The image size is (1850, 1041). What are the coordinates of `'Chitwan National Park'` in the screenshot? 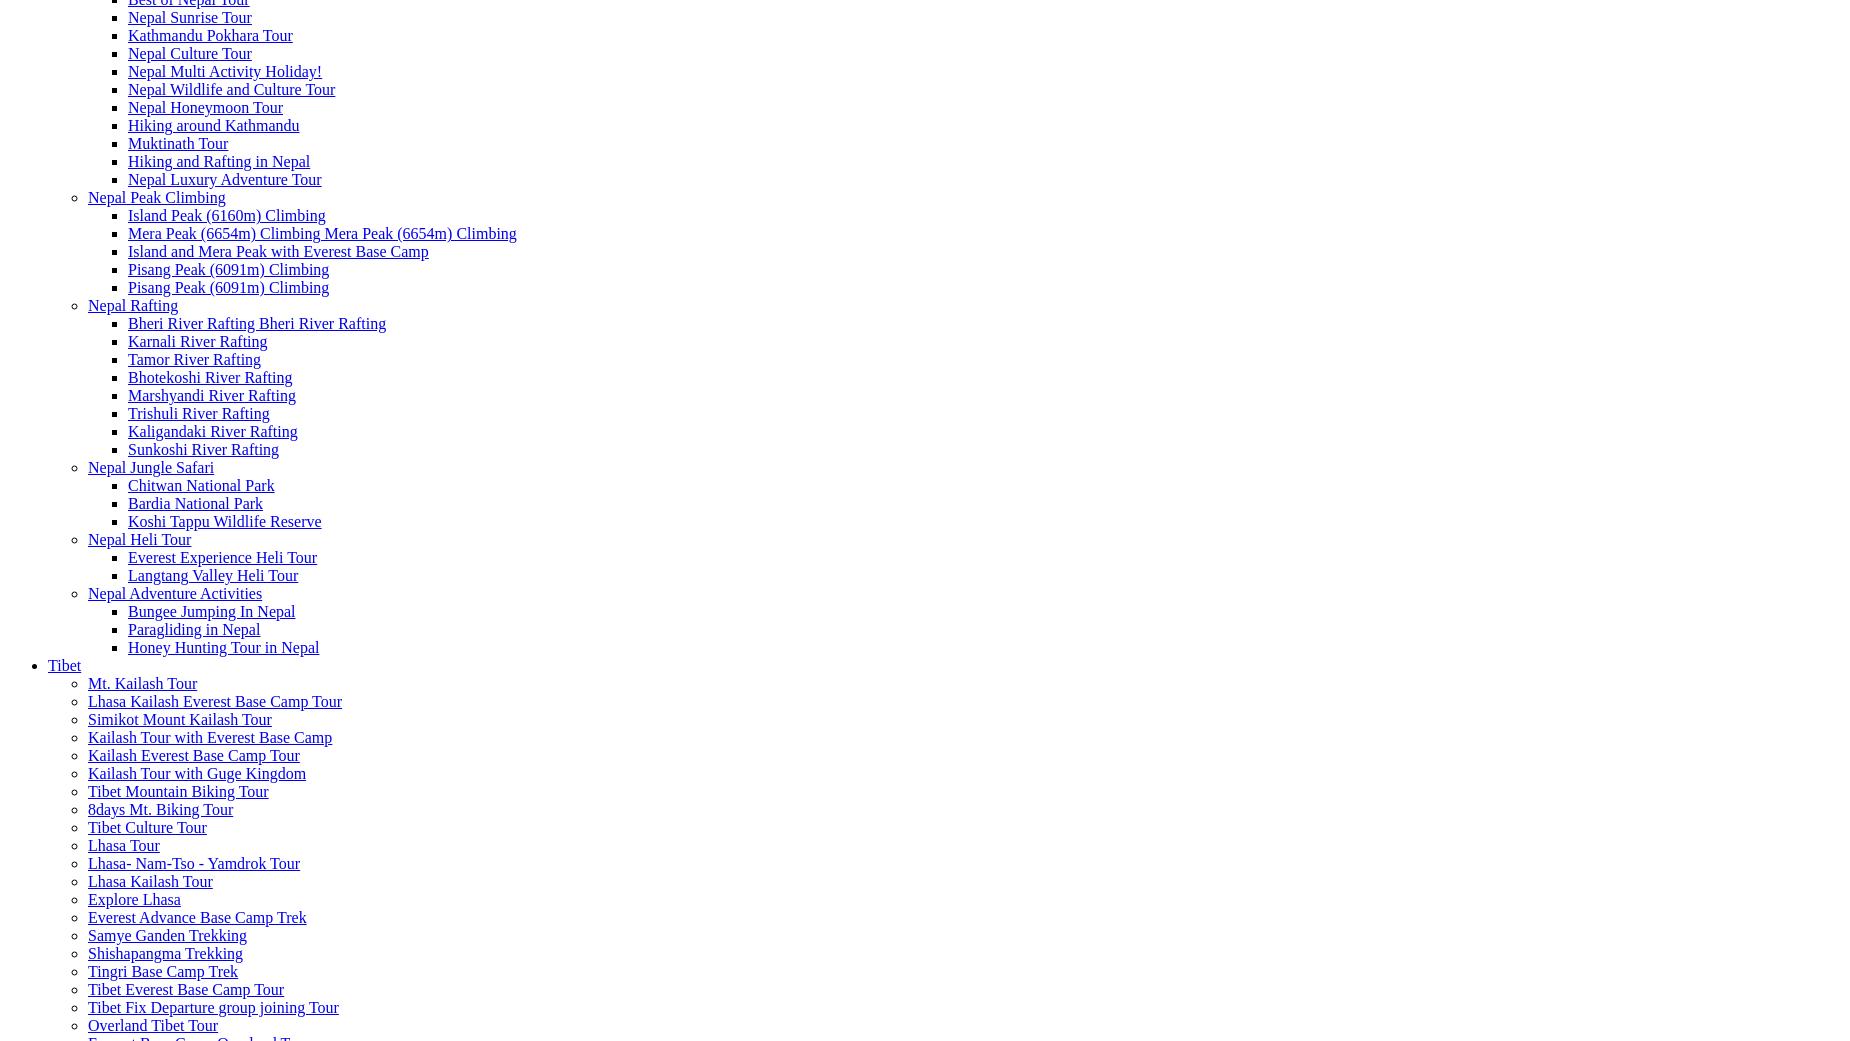 It's located at (199, 484).